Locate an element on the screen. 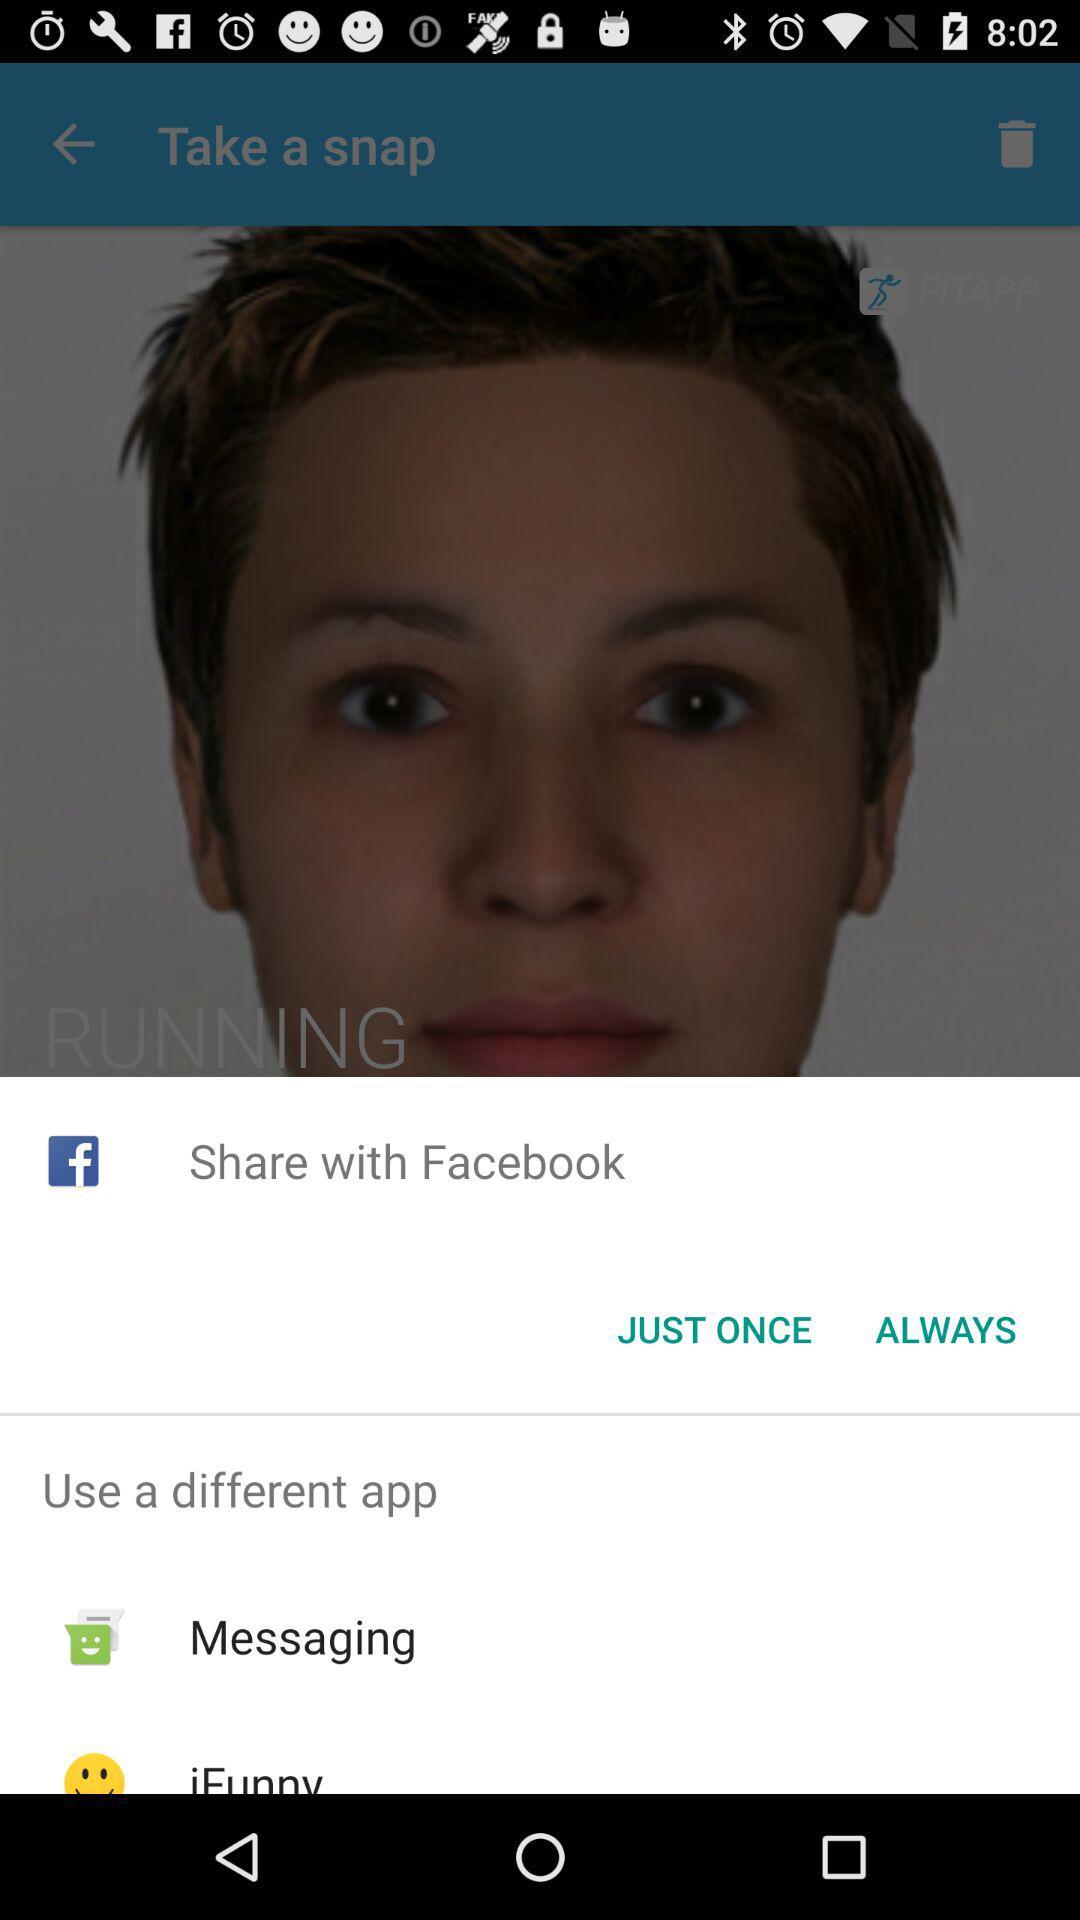  the ifunny app is located at coordinates (255, 1772).